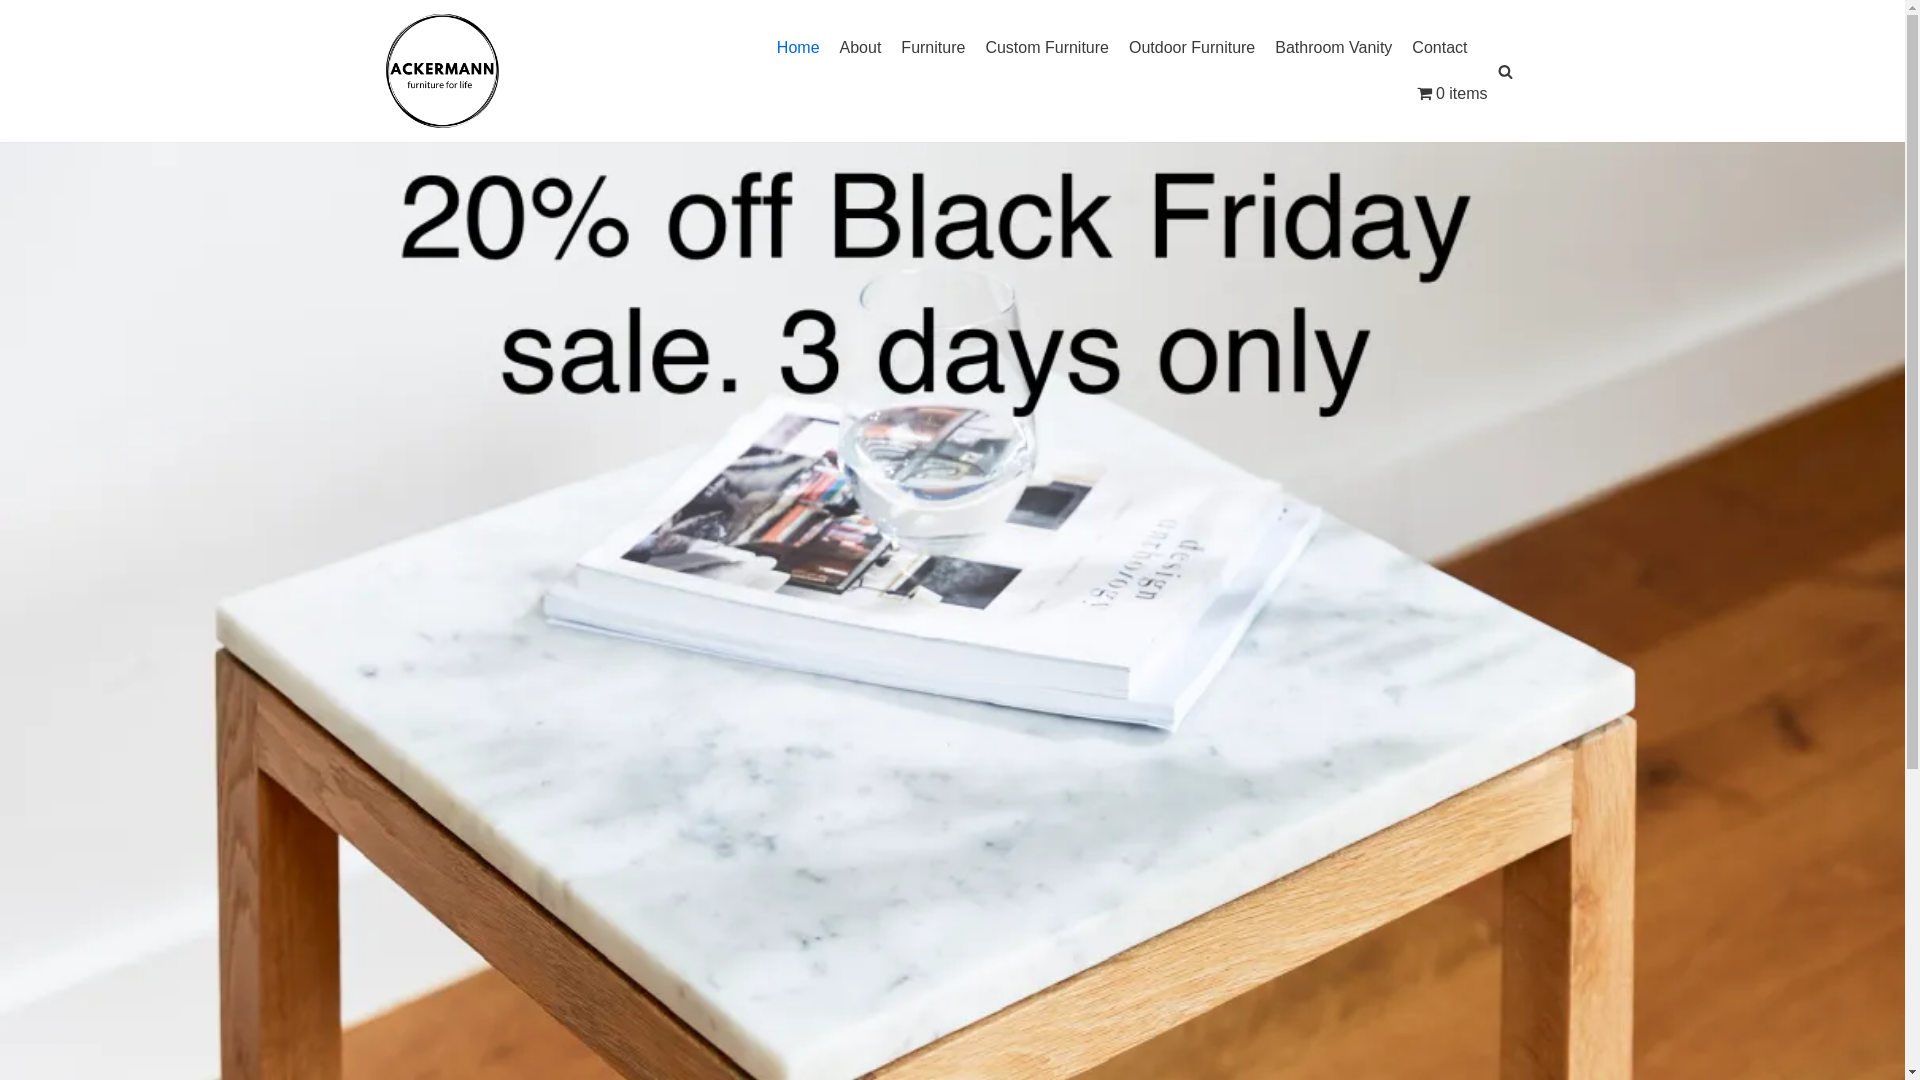 Image resolution: width=1920 pixels, height=1080 pixels. Describe the element at coordinates (1045, 46) in the screenshot. I see `'Custom Furniture'` at that location.